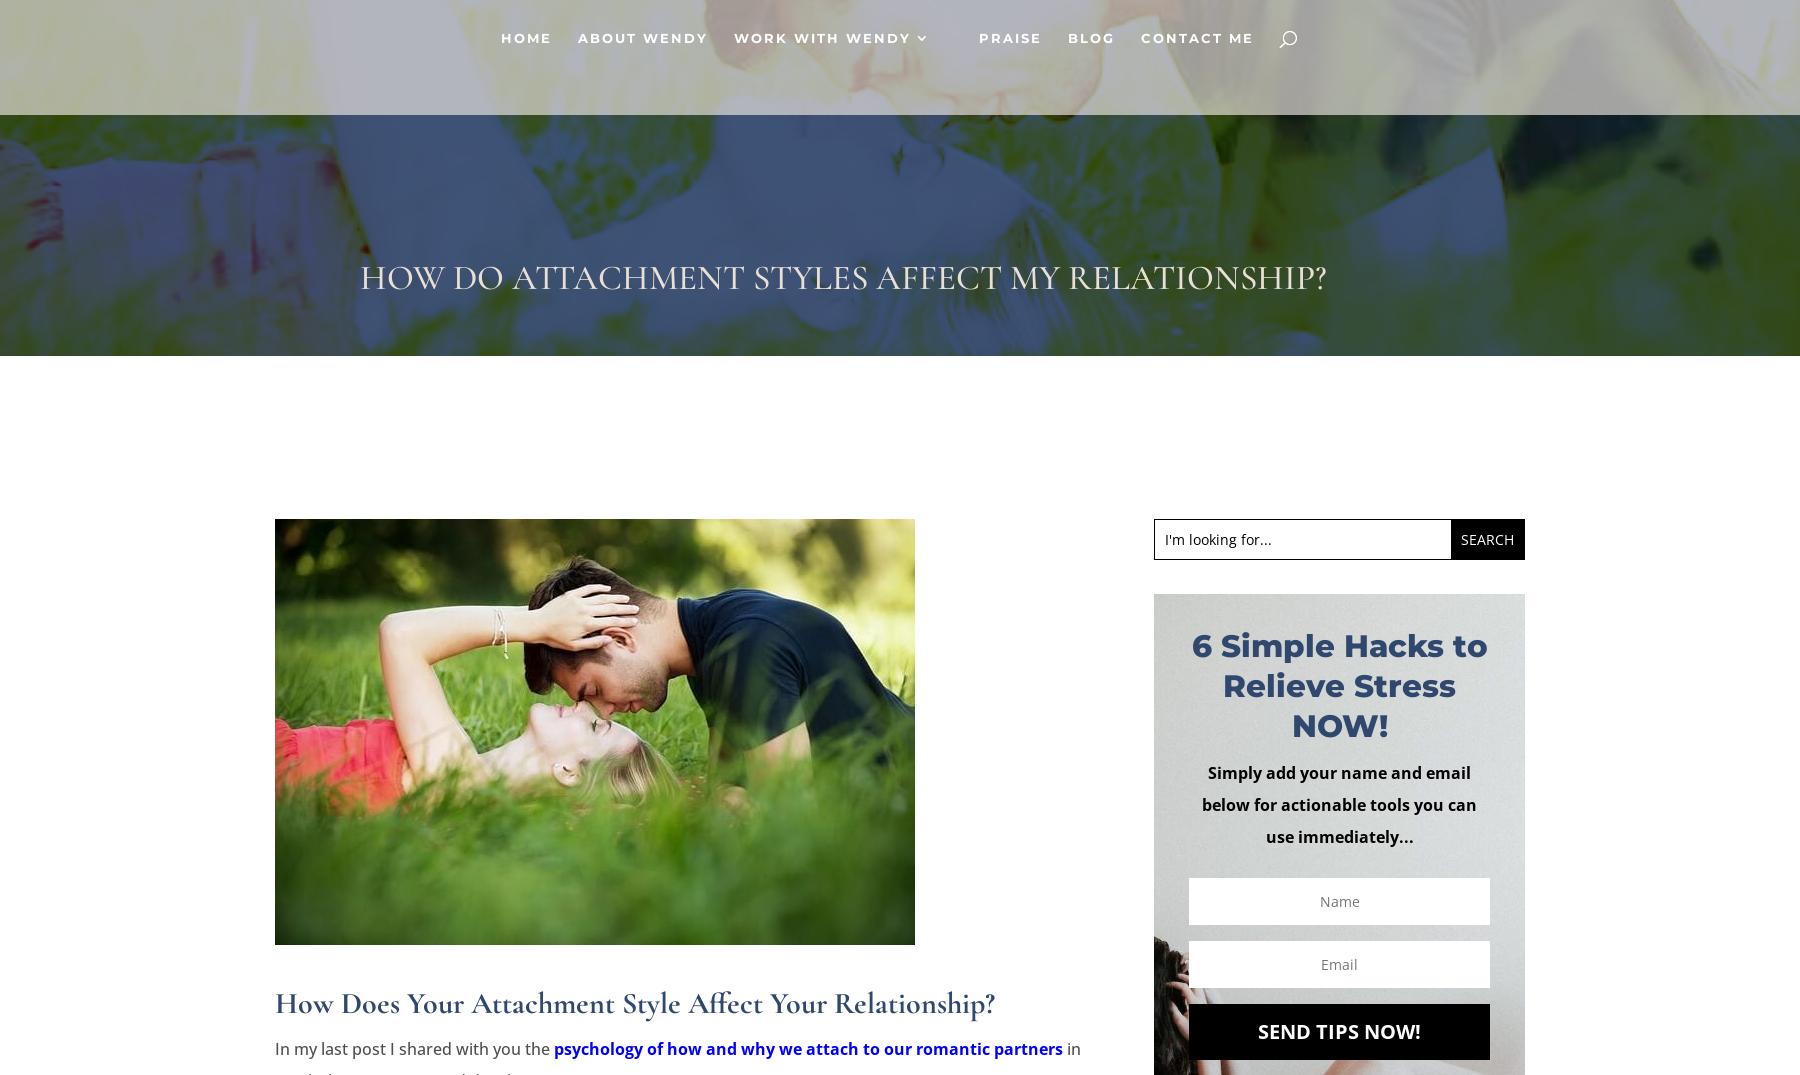 The image size is (1800, 1075). Describe the element at coordinates (1092, 319) in the screenshot. I see `'How To Stop Self Sabotaging'` at that location.